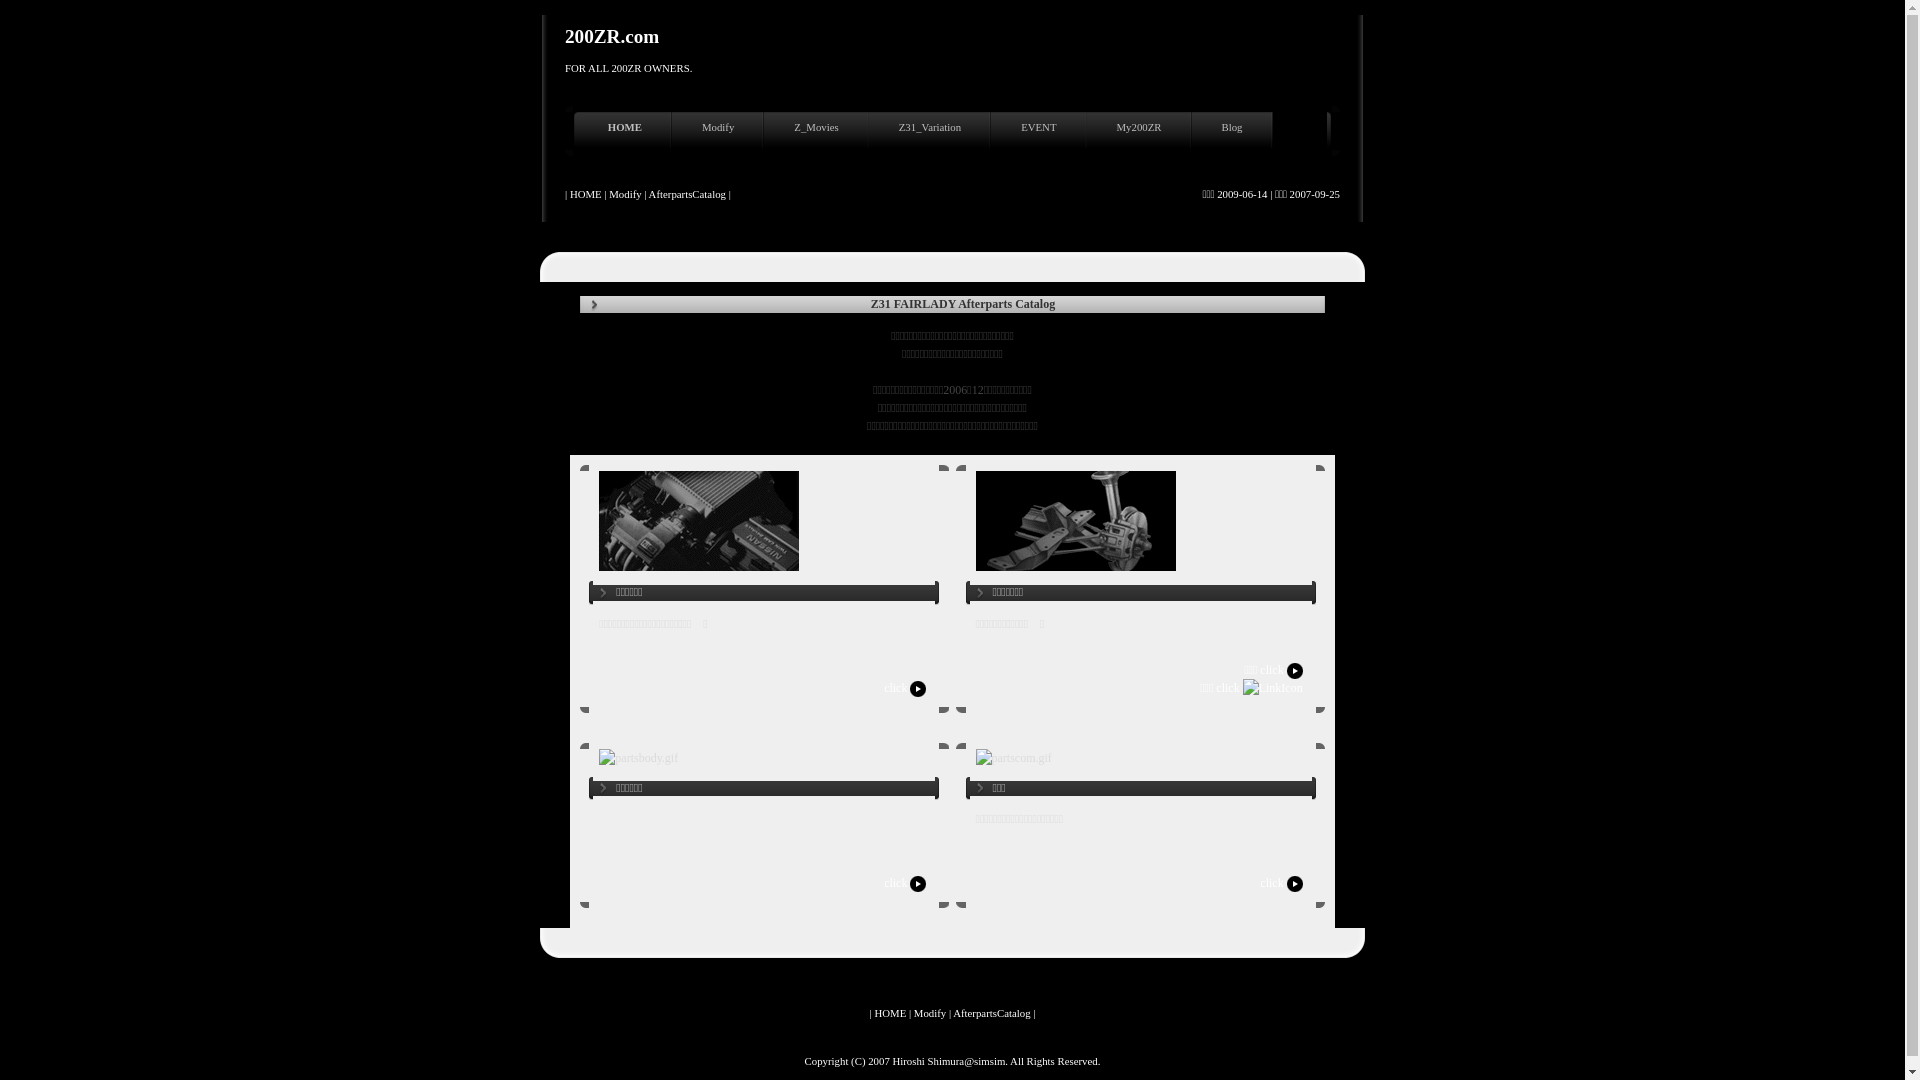 Image resolution: width=1920 pixels, height=1080 pixels. I want to click on 'click', so click(1282, 882).